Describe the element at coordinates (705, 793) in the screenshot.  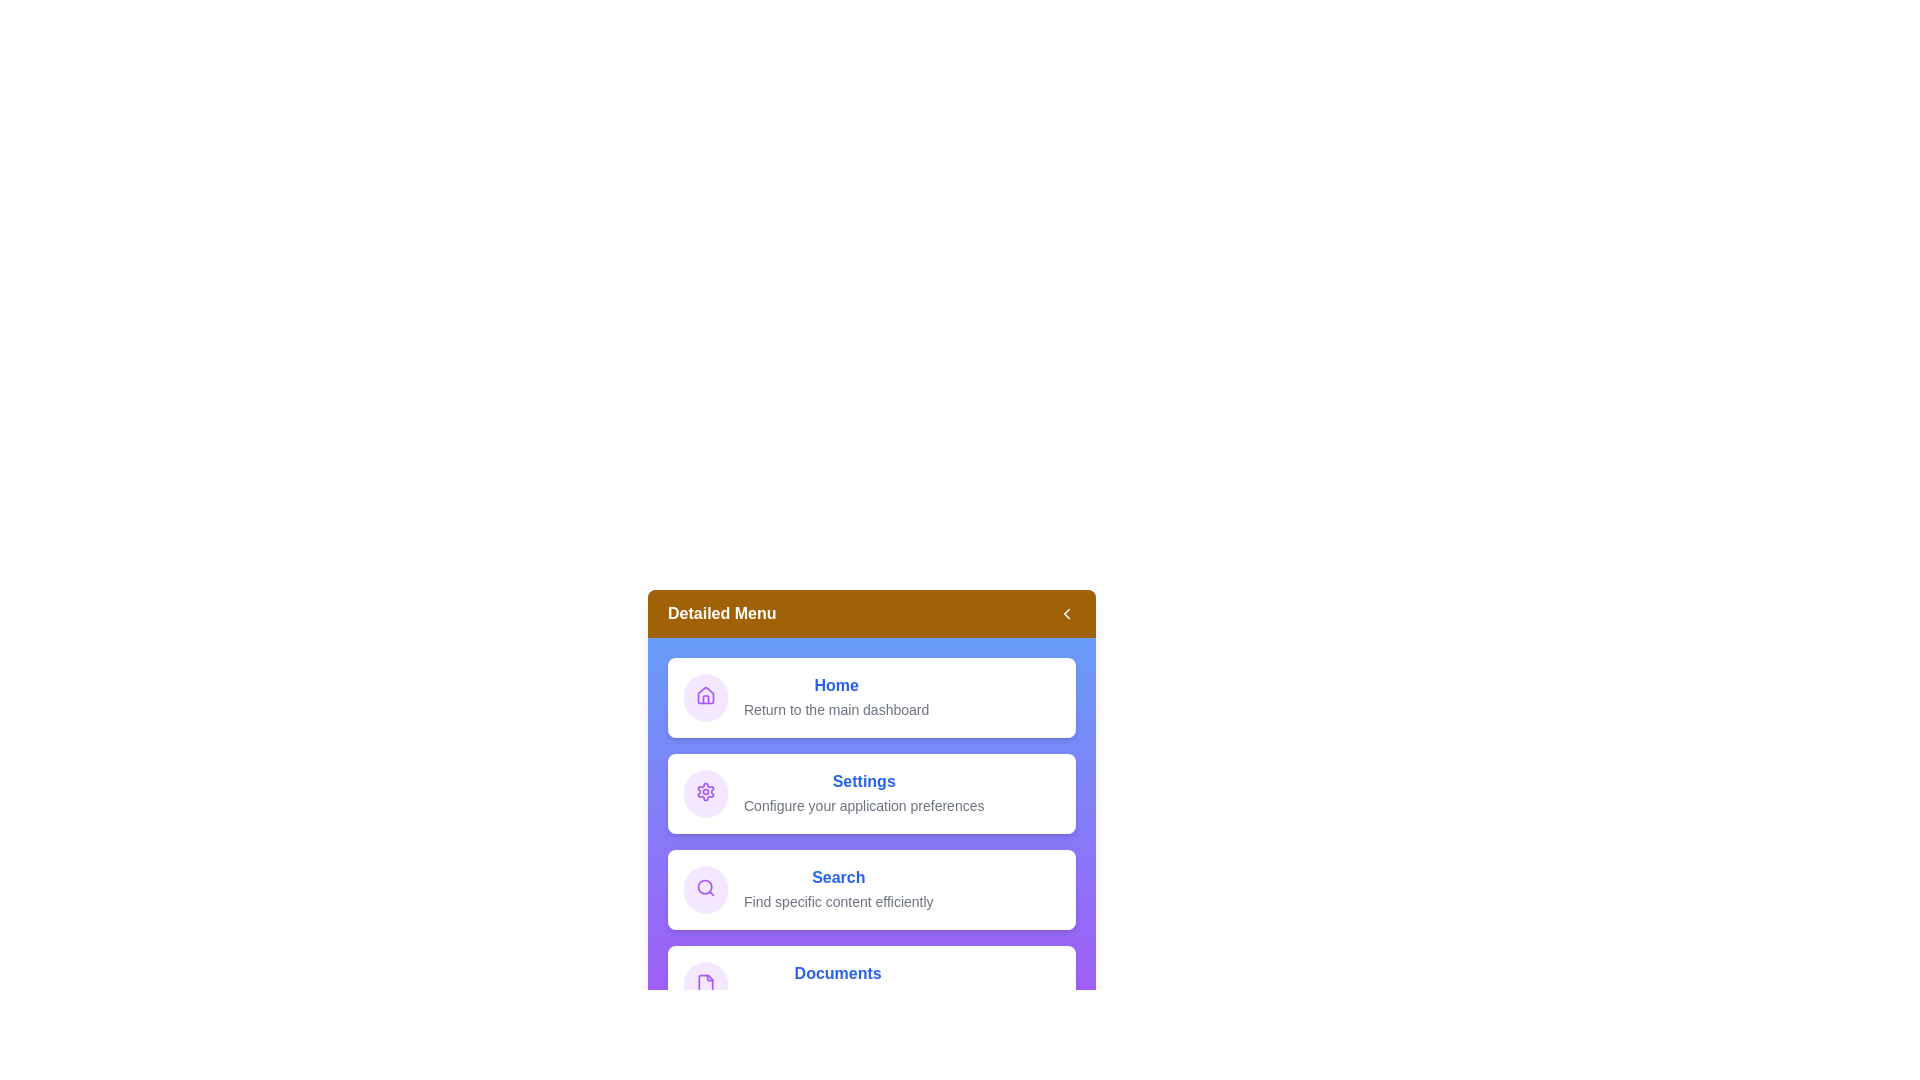
I see `the icon corresponding to Settings in the menu` at that location.